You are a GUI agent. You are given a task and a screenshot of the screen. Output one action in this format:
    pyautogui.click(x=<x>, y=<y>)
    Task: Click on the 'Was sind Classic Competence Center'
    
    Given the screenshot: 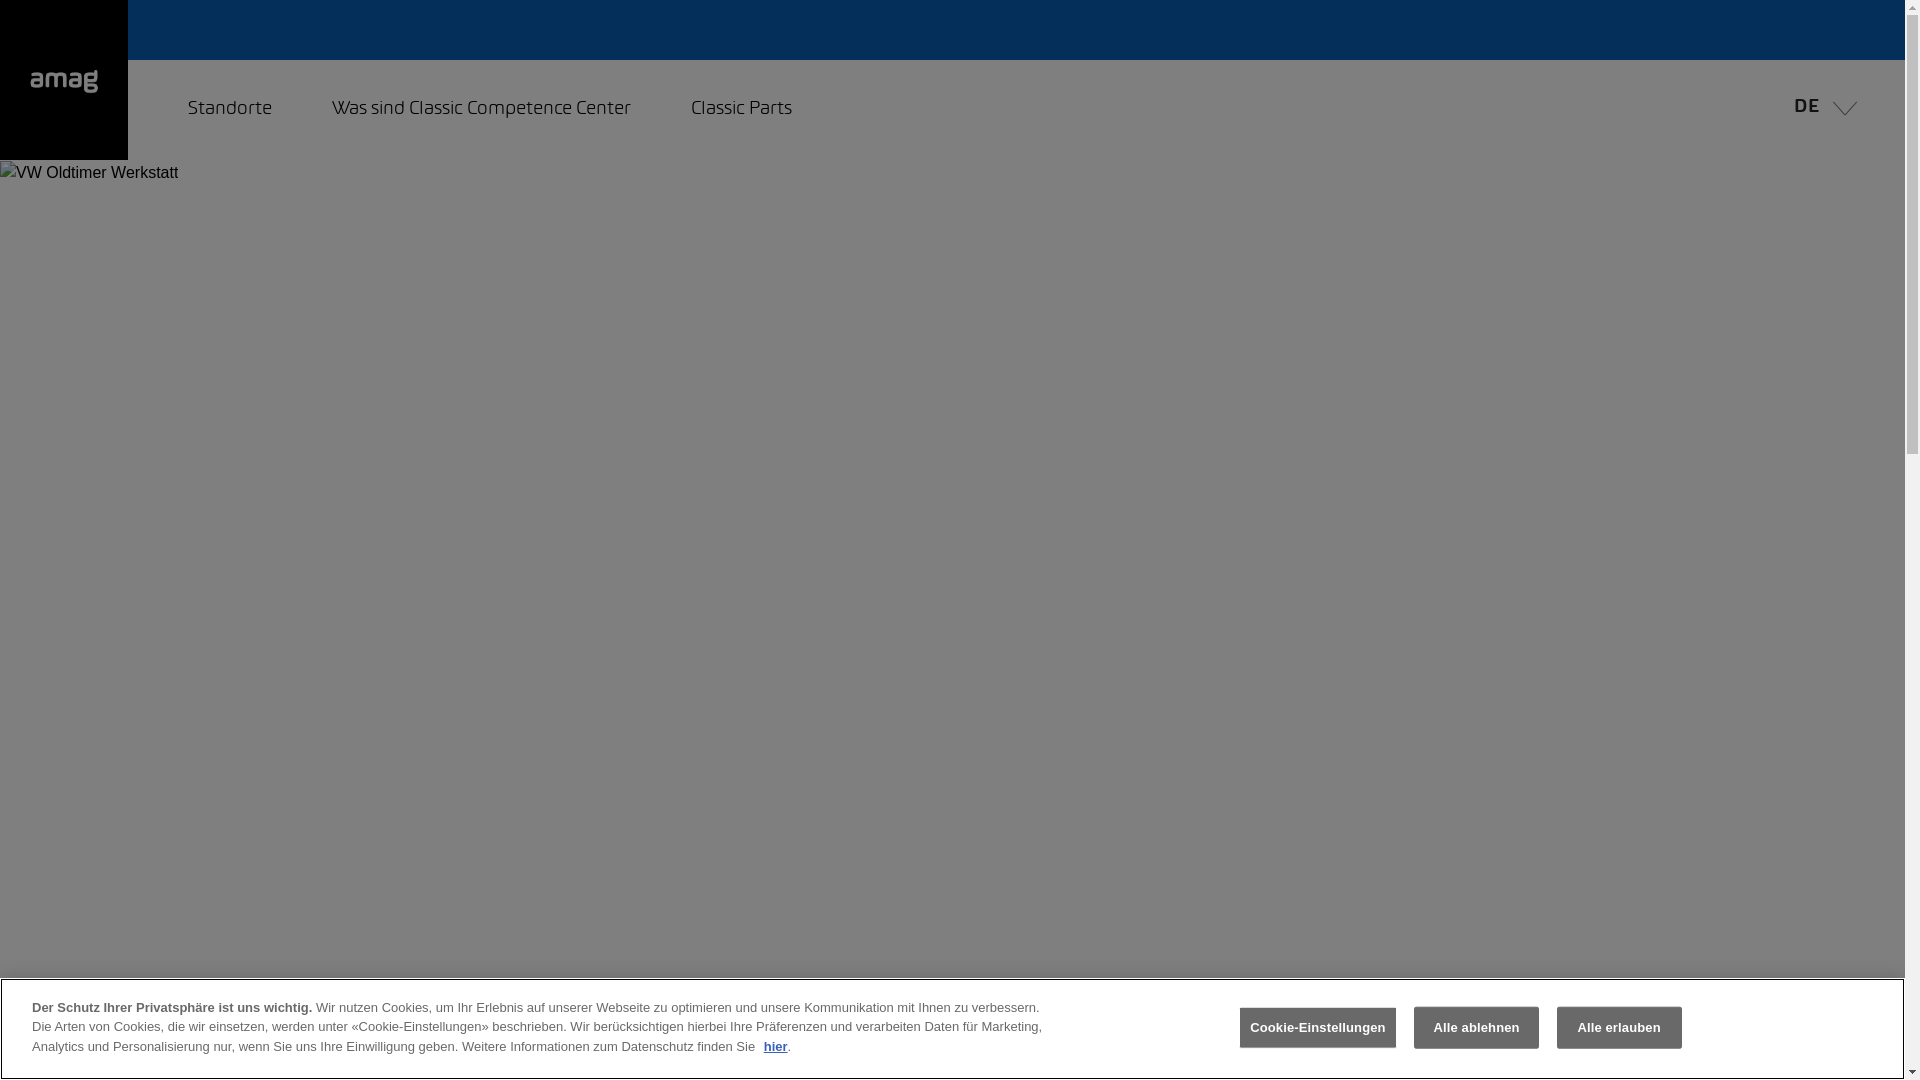 What is the action you would take?
    pyautogui.click(x=481, y=110)
    